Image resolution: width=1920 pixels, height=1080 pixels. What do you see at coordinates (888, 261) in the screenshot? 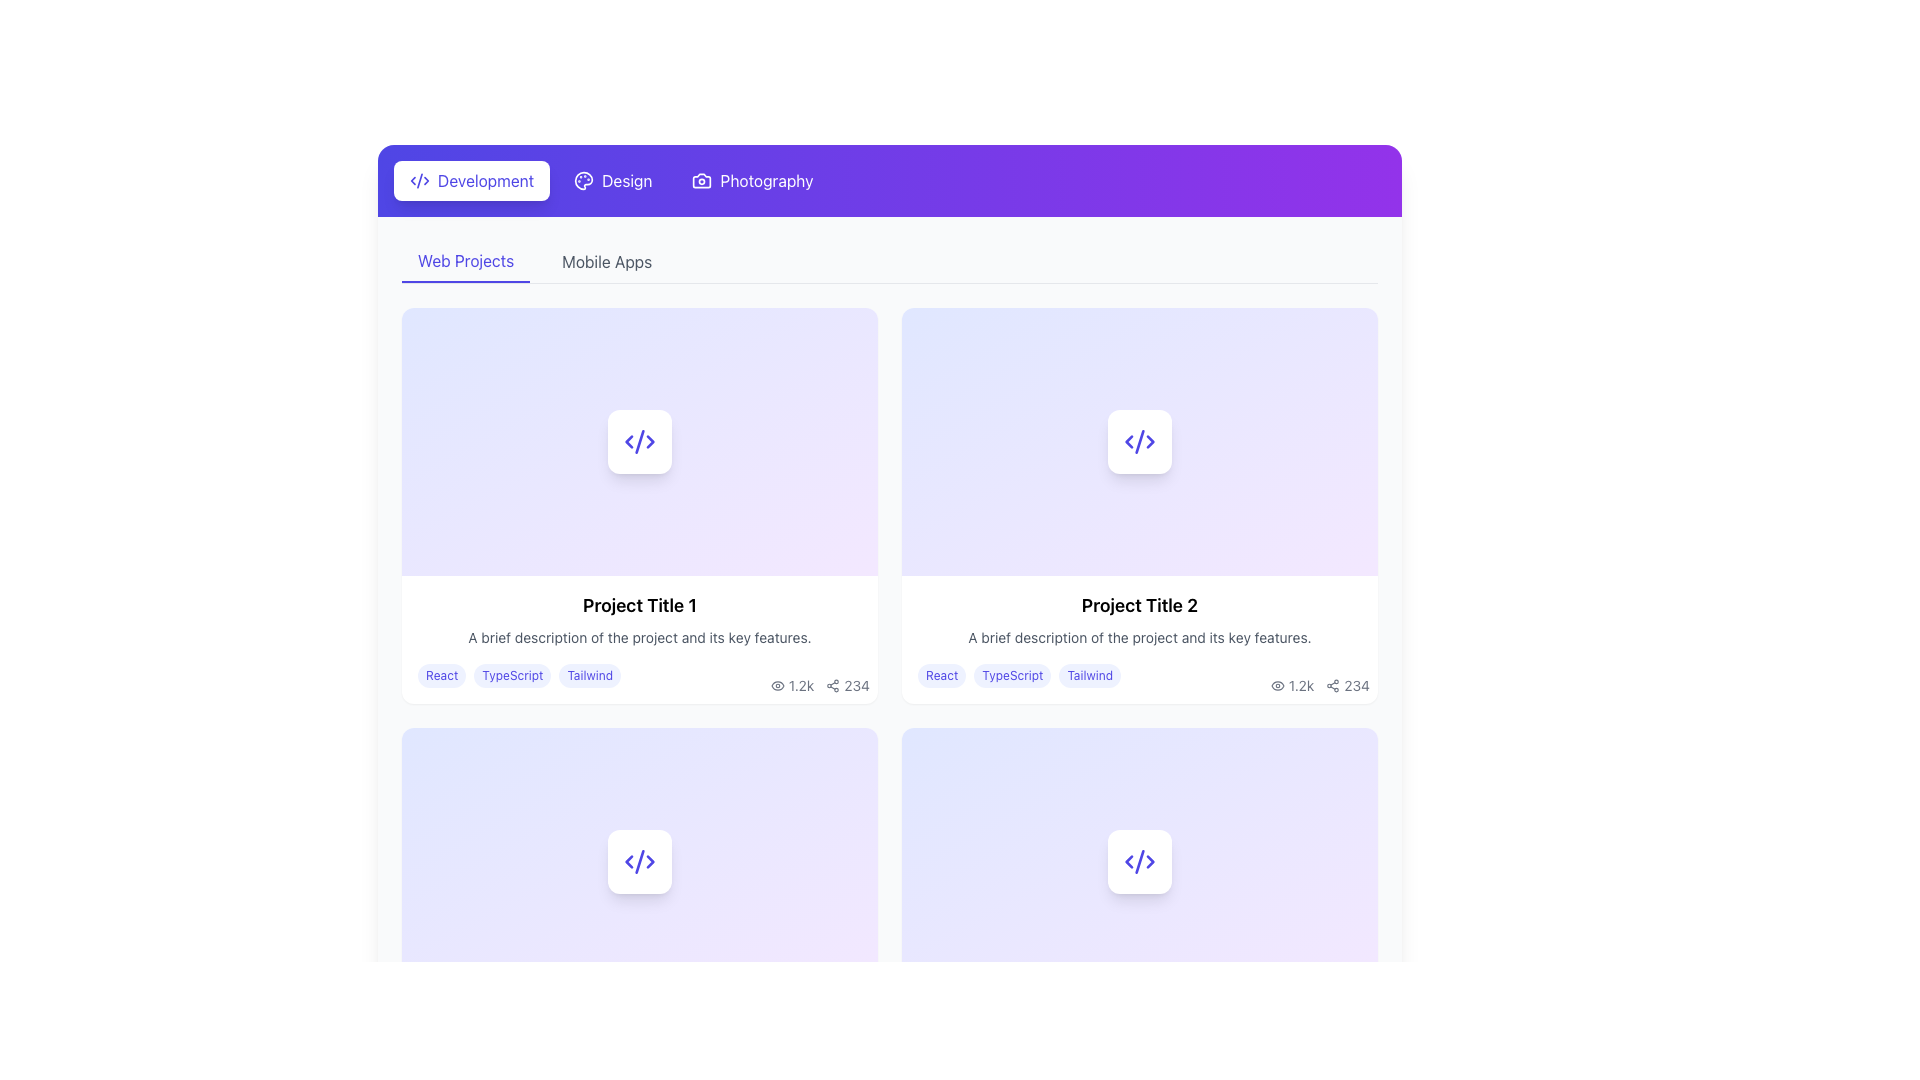
I see `the 'Mobile Apps' button in the Tab Selector` at bounding box center [888, 261].